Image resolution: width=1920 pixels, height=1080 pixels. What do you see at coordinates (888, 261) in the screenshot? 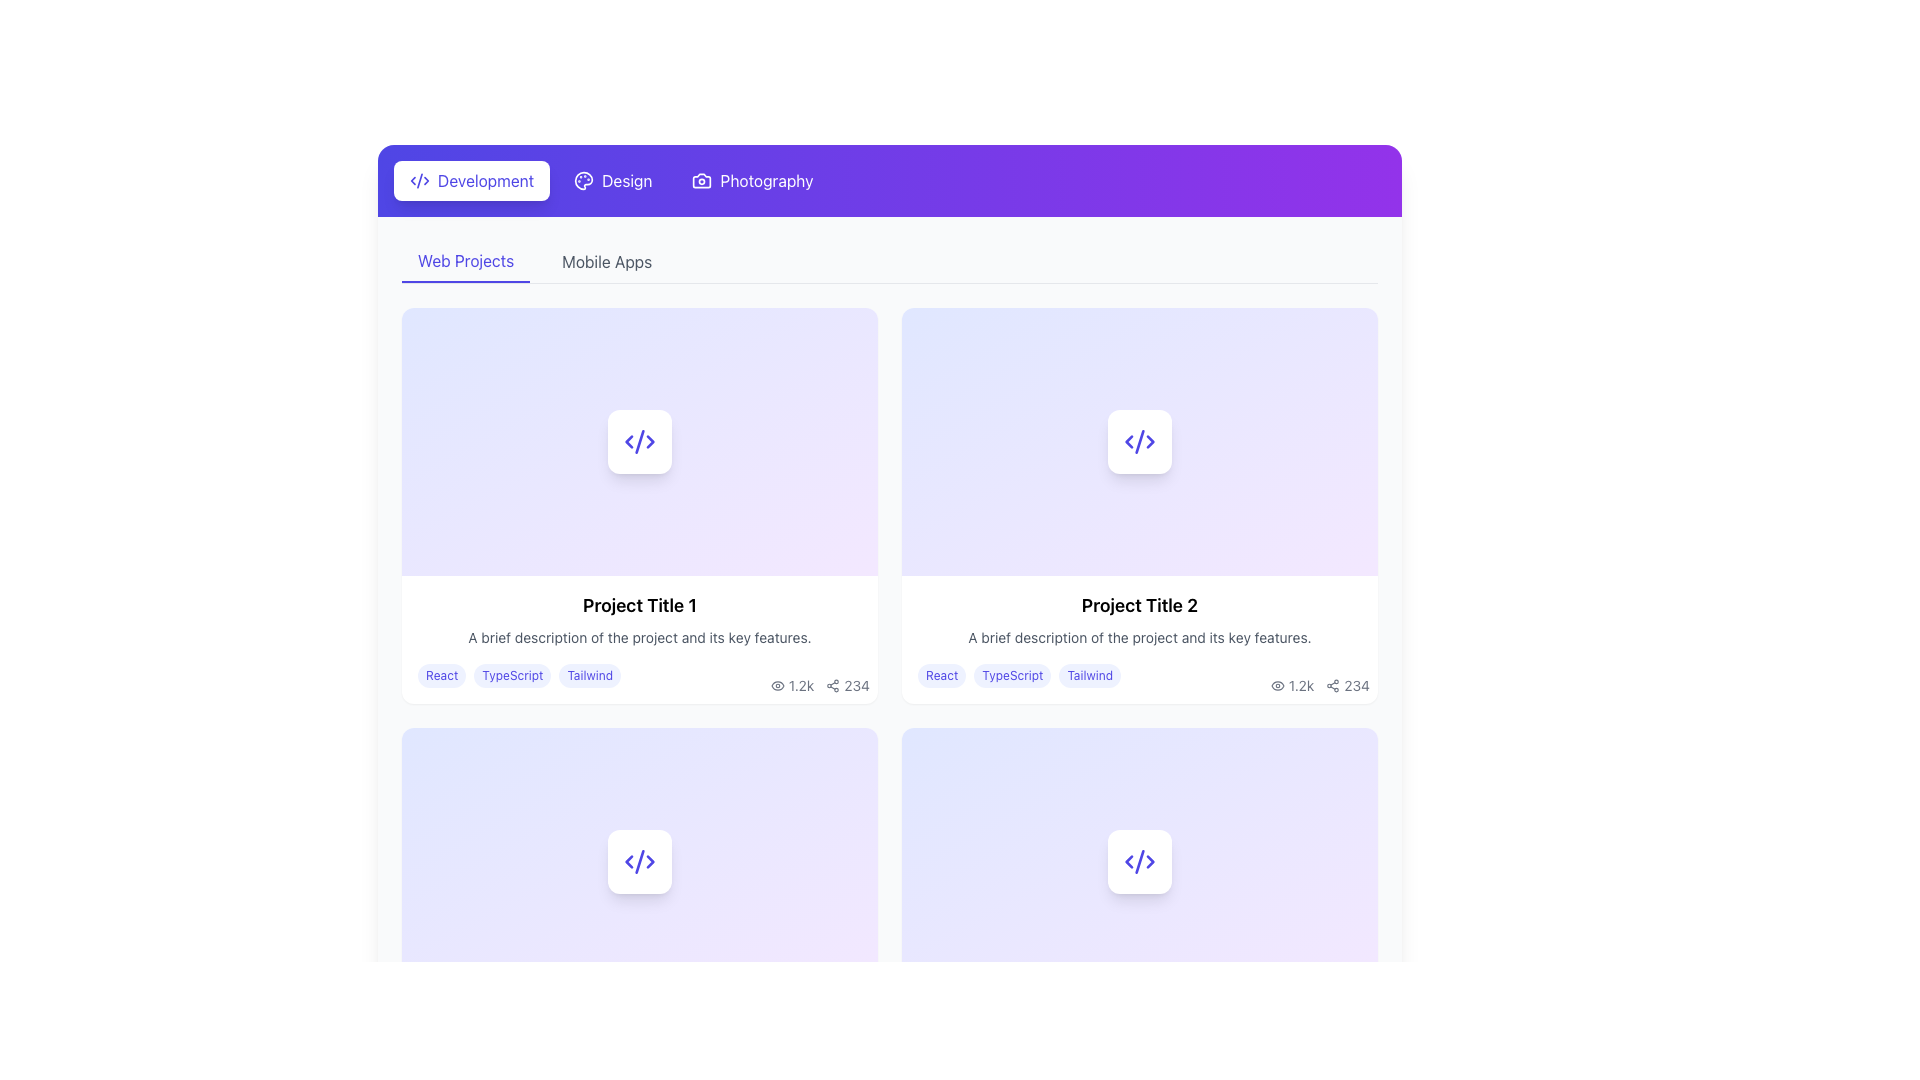
I see `the 'Mobile Apps' button in the Tab Selector` at bounding box center [888, 261].